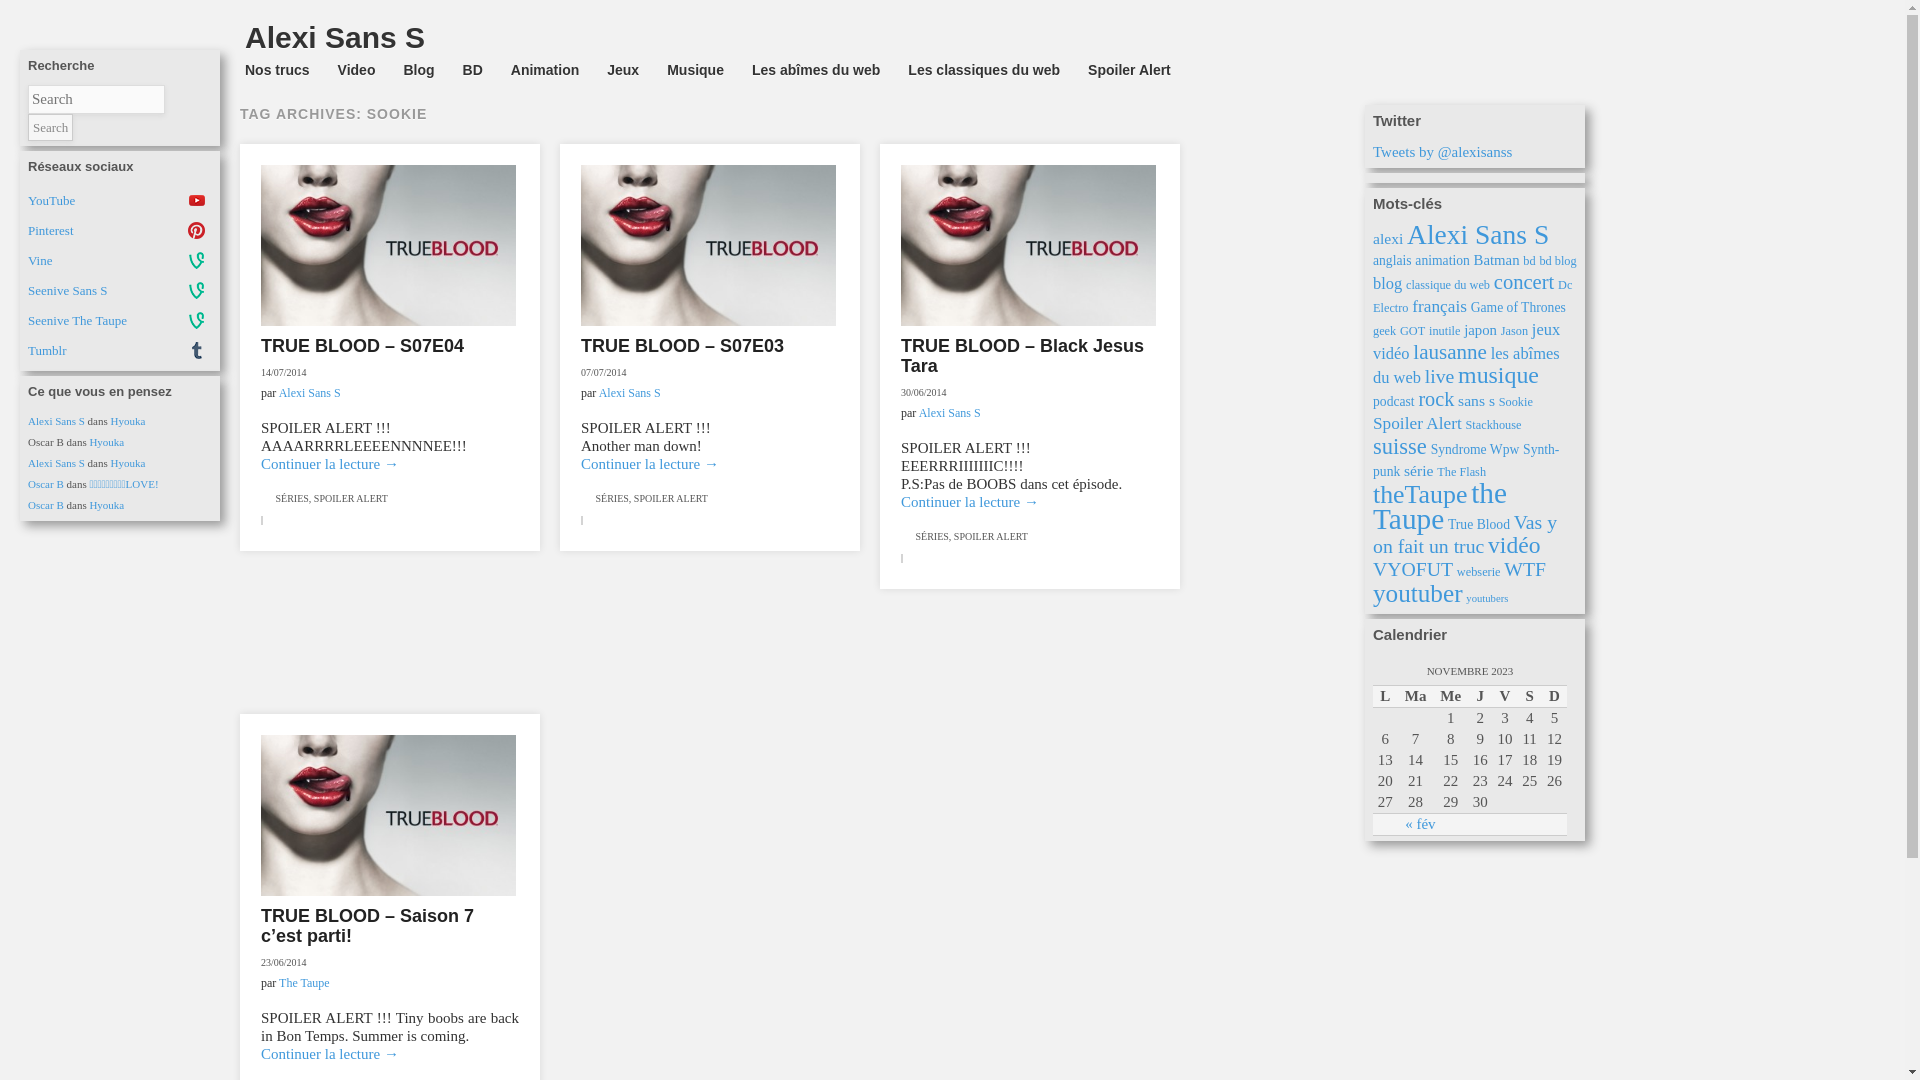 The image size is (1920, 1080). I want to click on 'Jason', so click(1514, 330).